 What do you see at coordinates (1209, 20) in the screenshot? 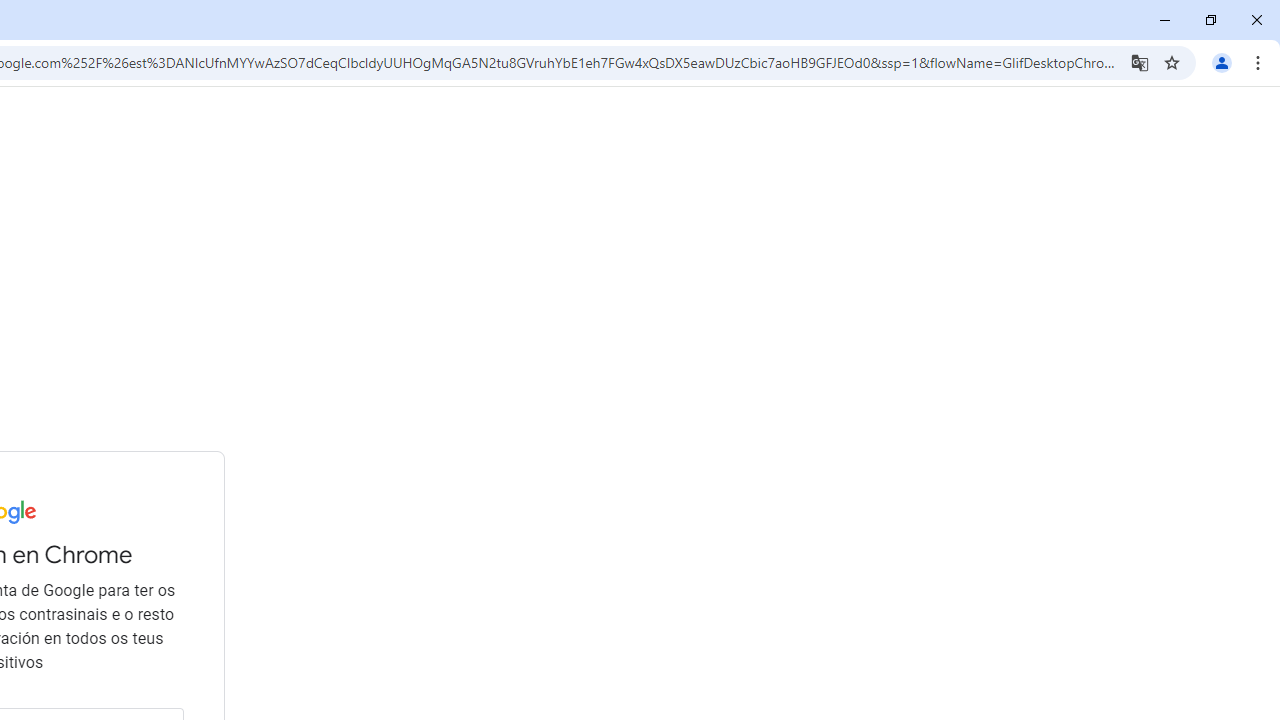
I see `'Restore'` at bounding box center [1209, 20].